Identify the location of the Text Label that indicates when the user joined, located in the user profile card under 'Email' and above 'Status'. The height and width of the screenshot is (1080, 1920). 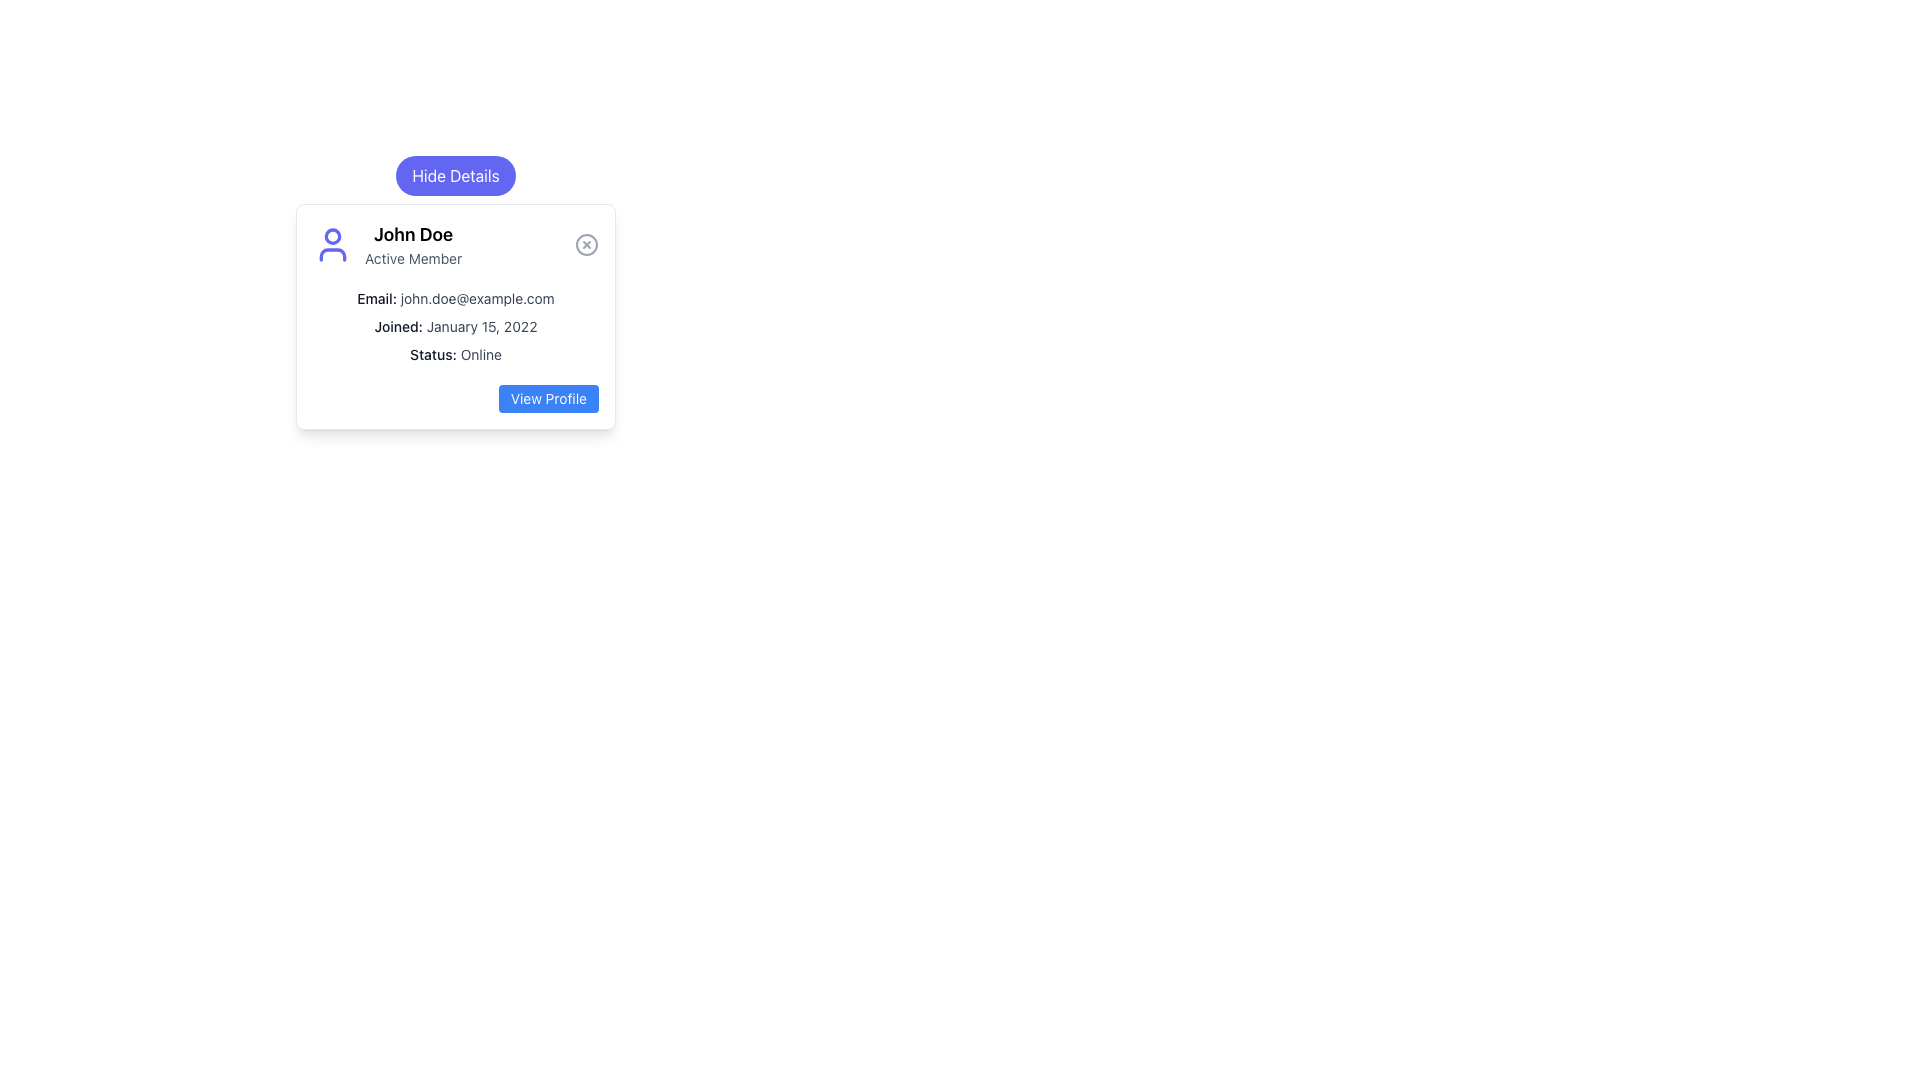
(455, 326).